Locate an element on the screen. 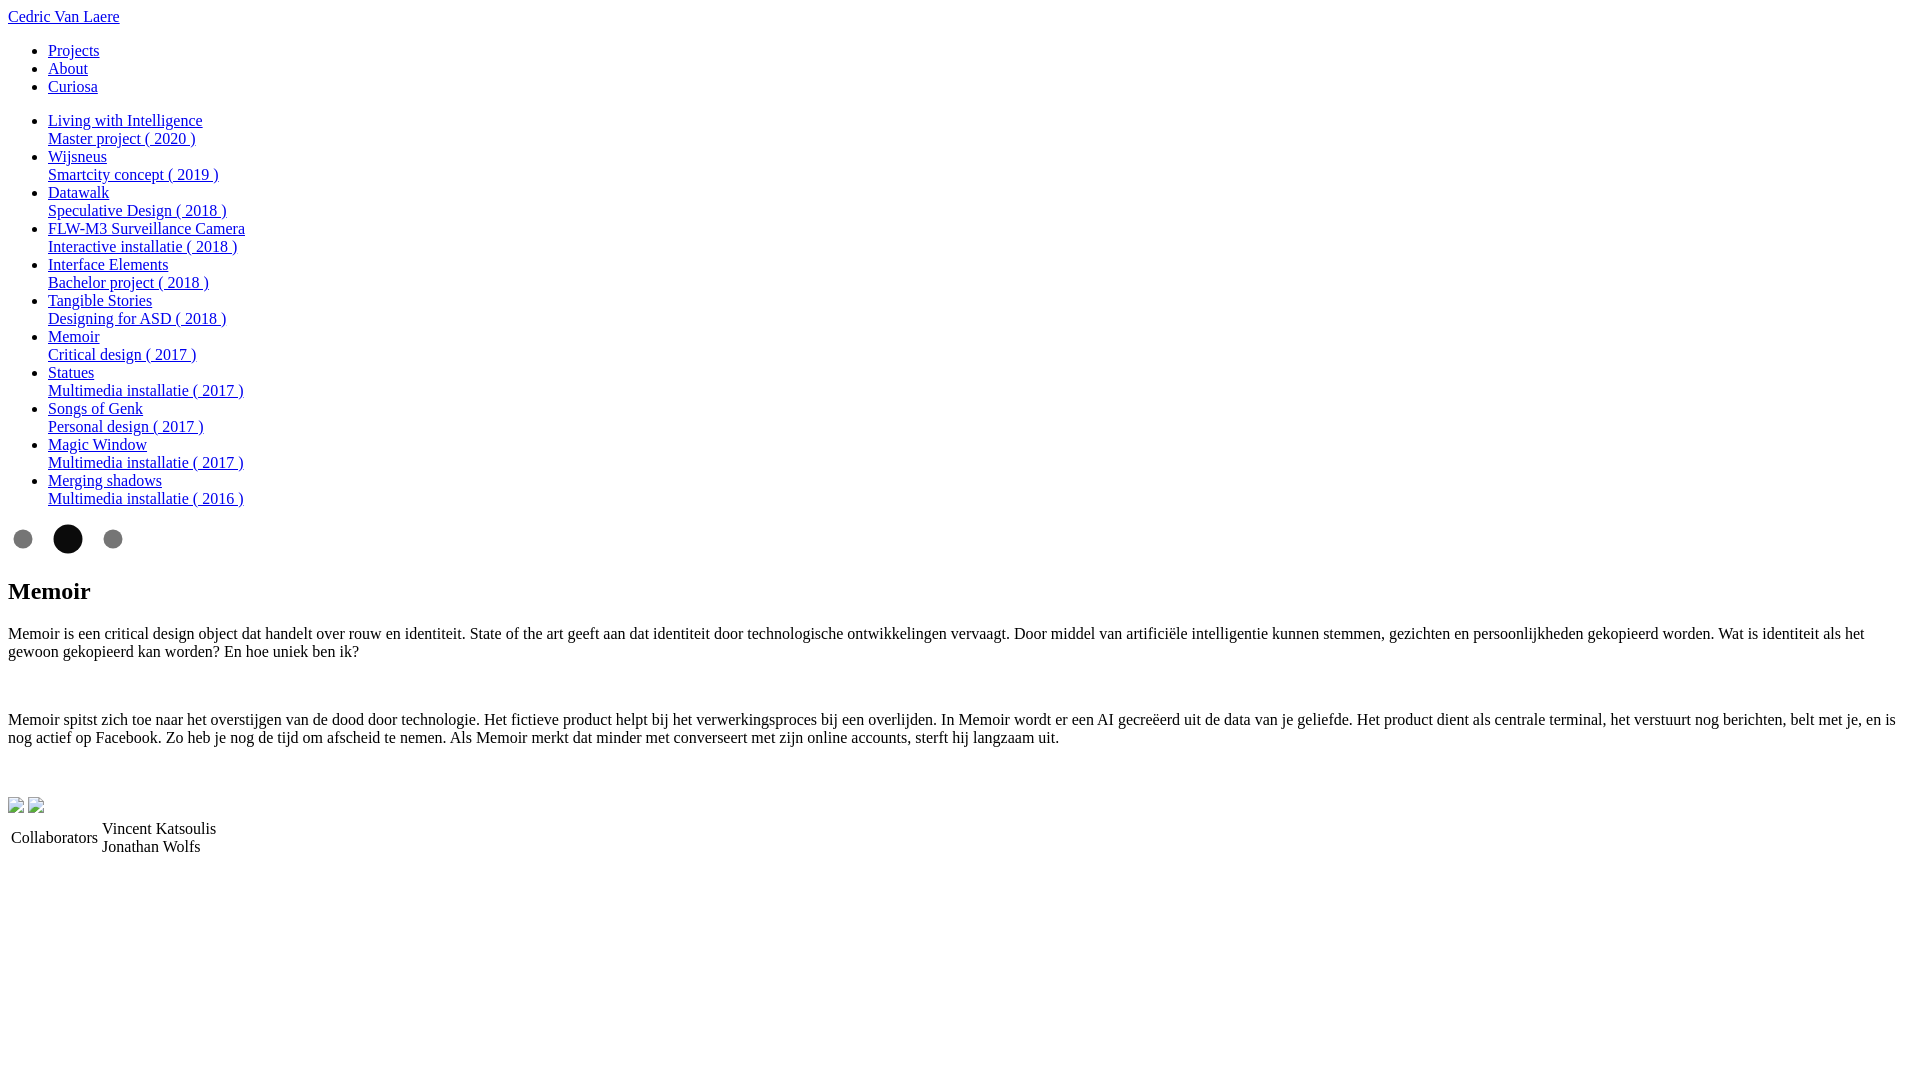  'Curiosa' is located at coordinates (72, 85).